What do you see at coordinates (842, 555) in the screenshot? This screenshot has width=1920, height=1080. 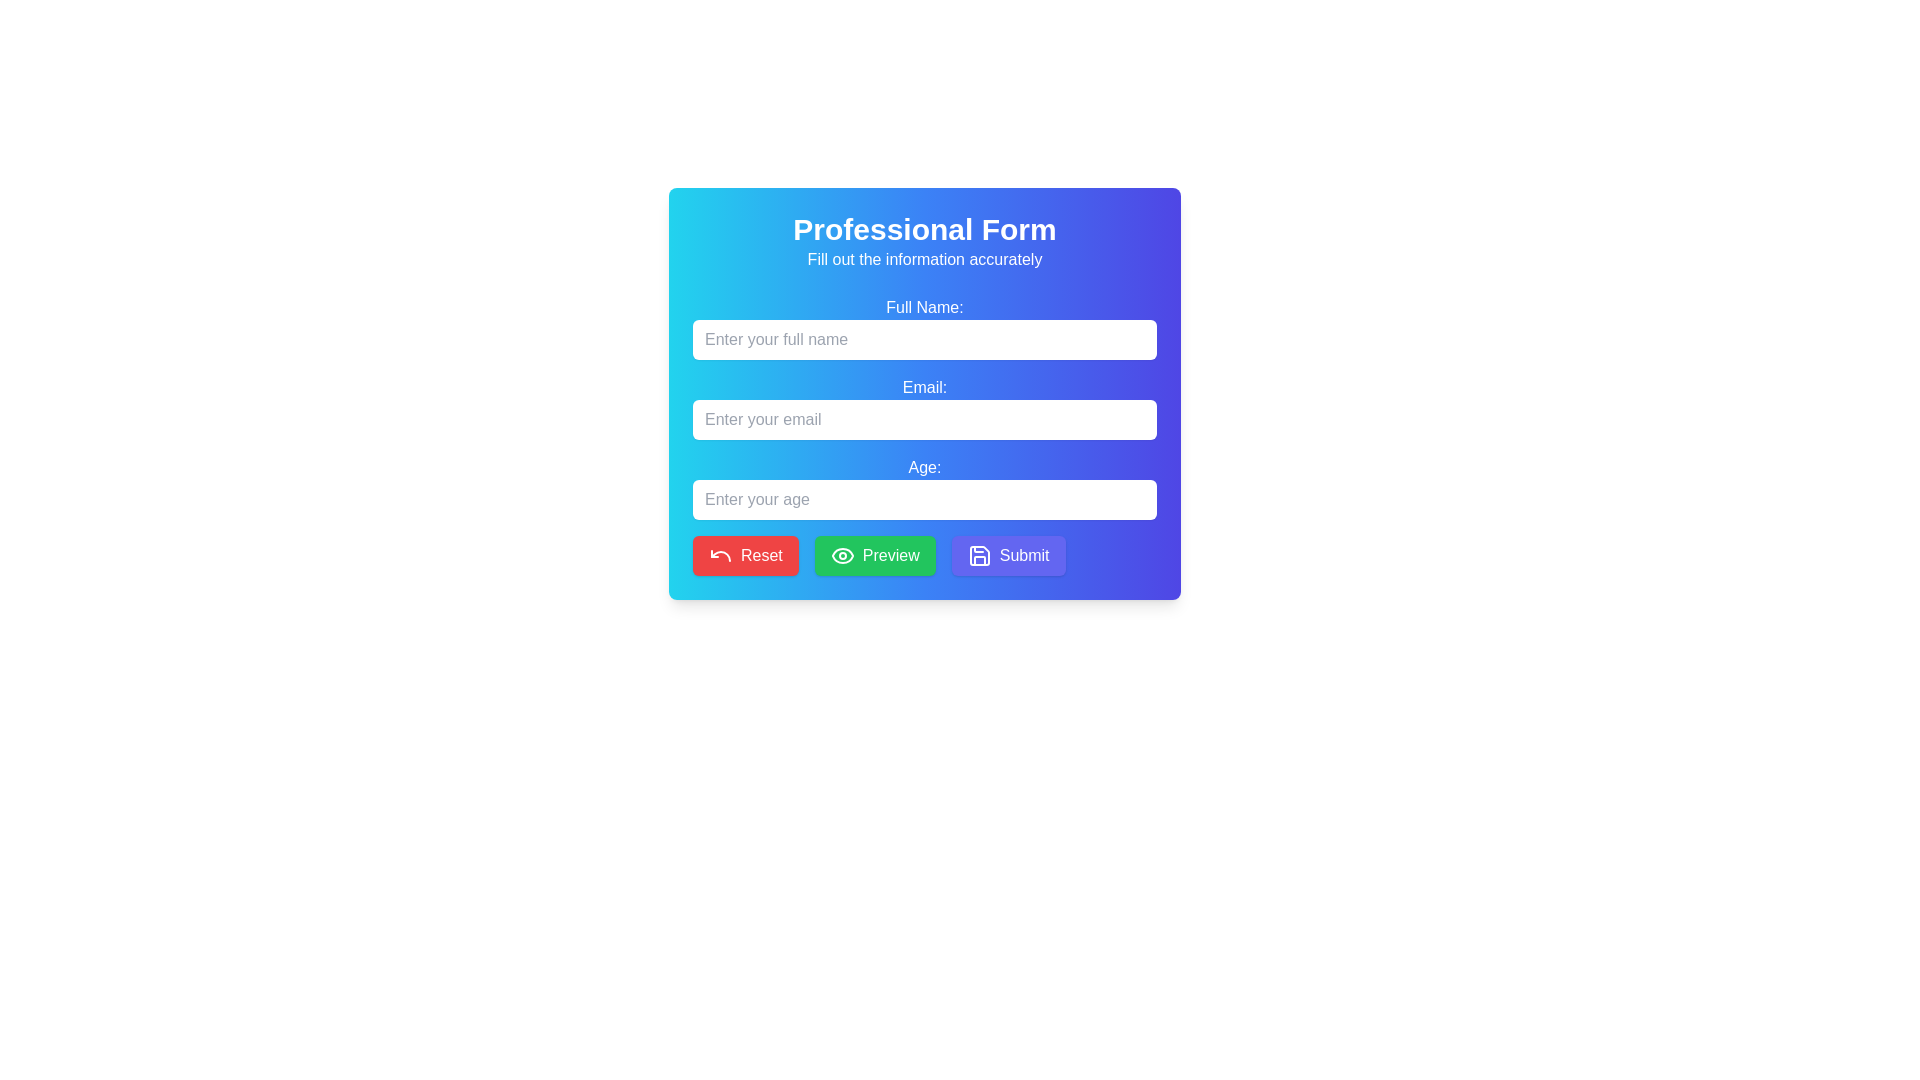 I see `the eye icon located on the green 'Preview' button, which is positioned to the left of the text 'Preview'` at bounding box center [842, 555].